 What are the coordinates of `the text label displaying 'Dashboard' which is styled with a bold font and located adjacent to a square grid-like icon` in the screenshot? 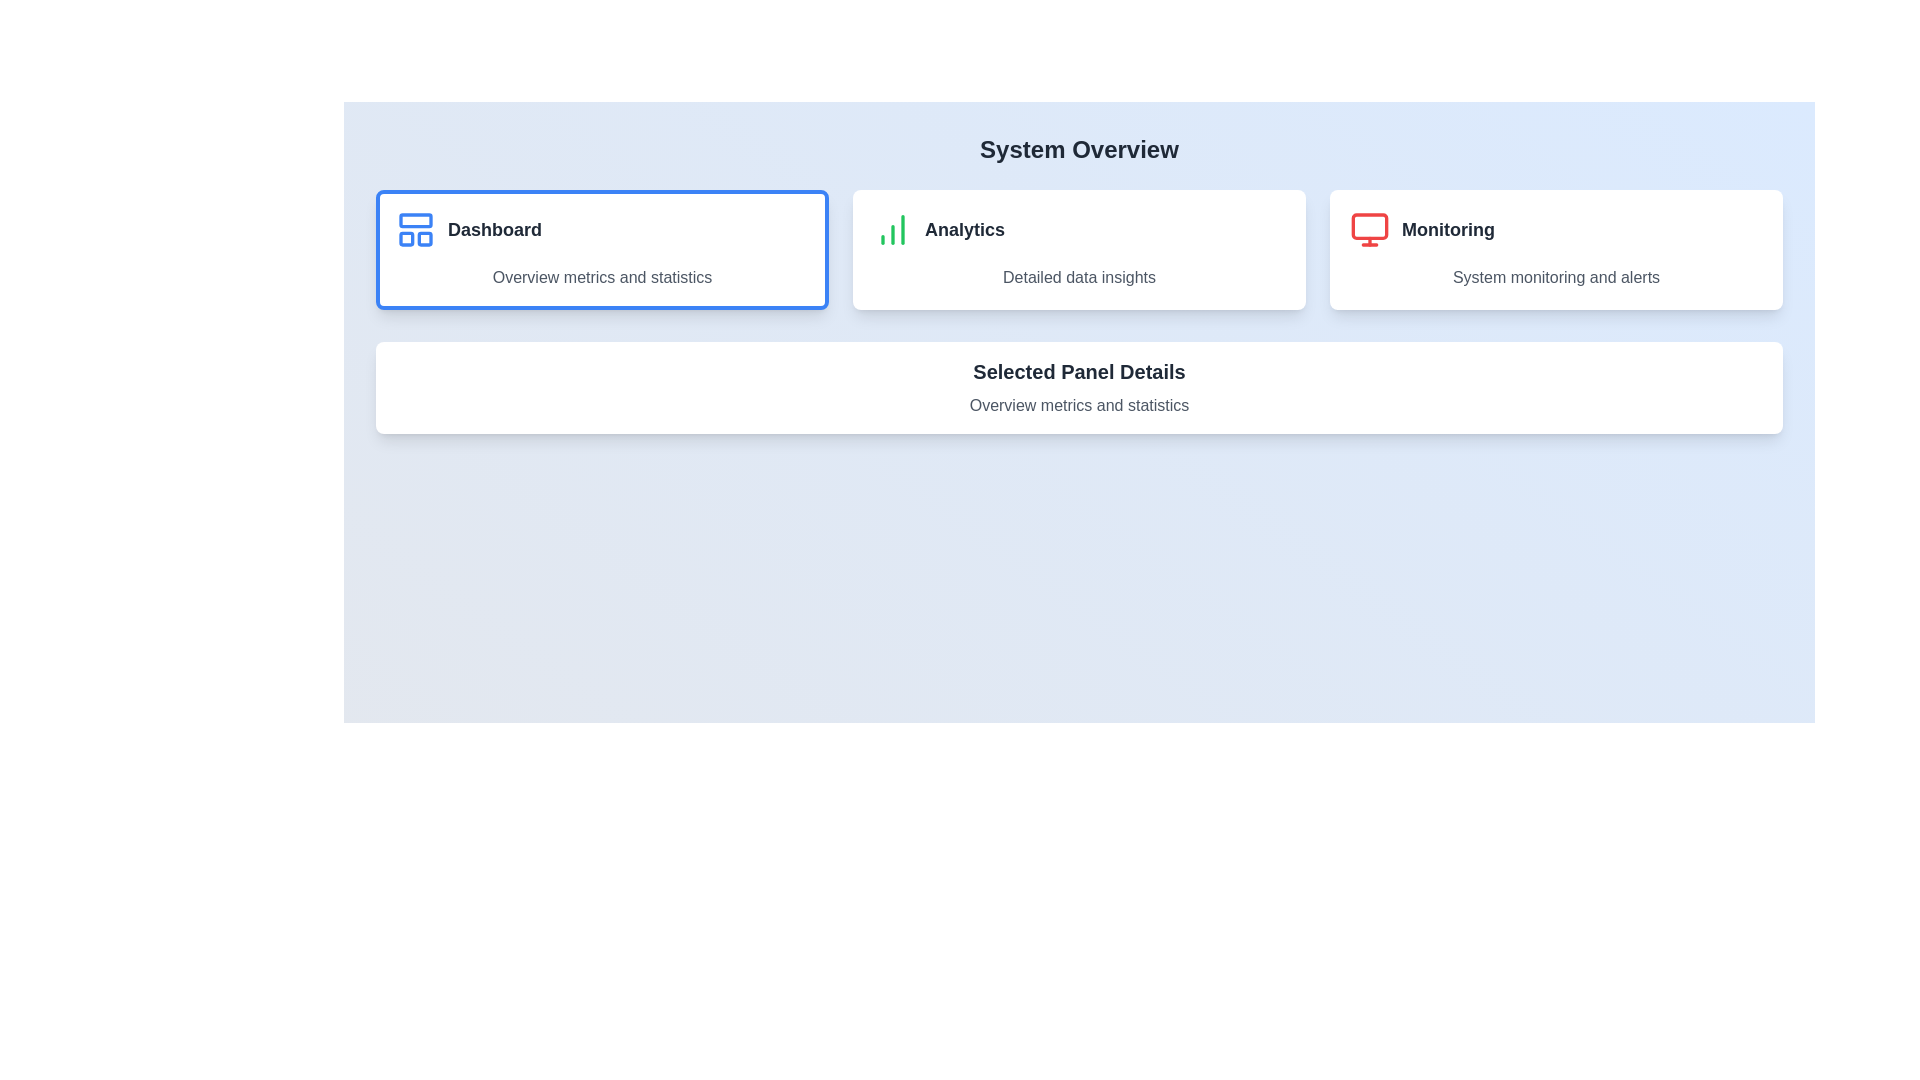 It's located at (494, 229).